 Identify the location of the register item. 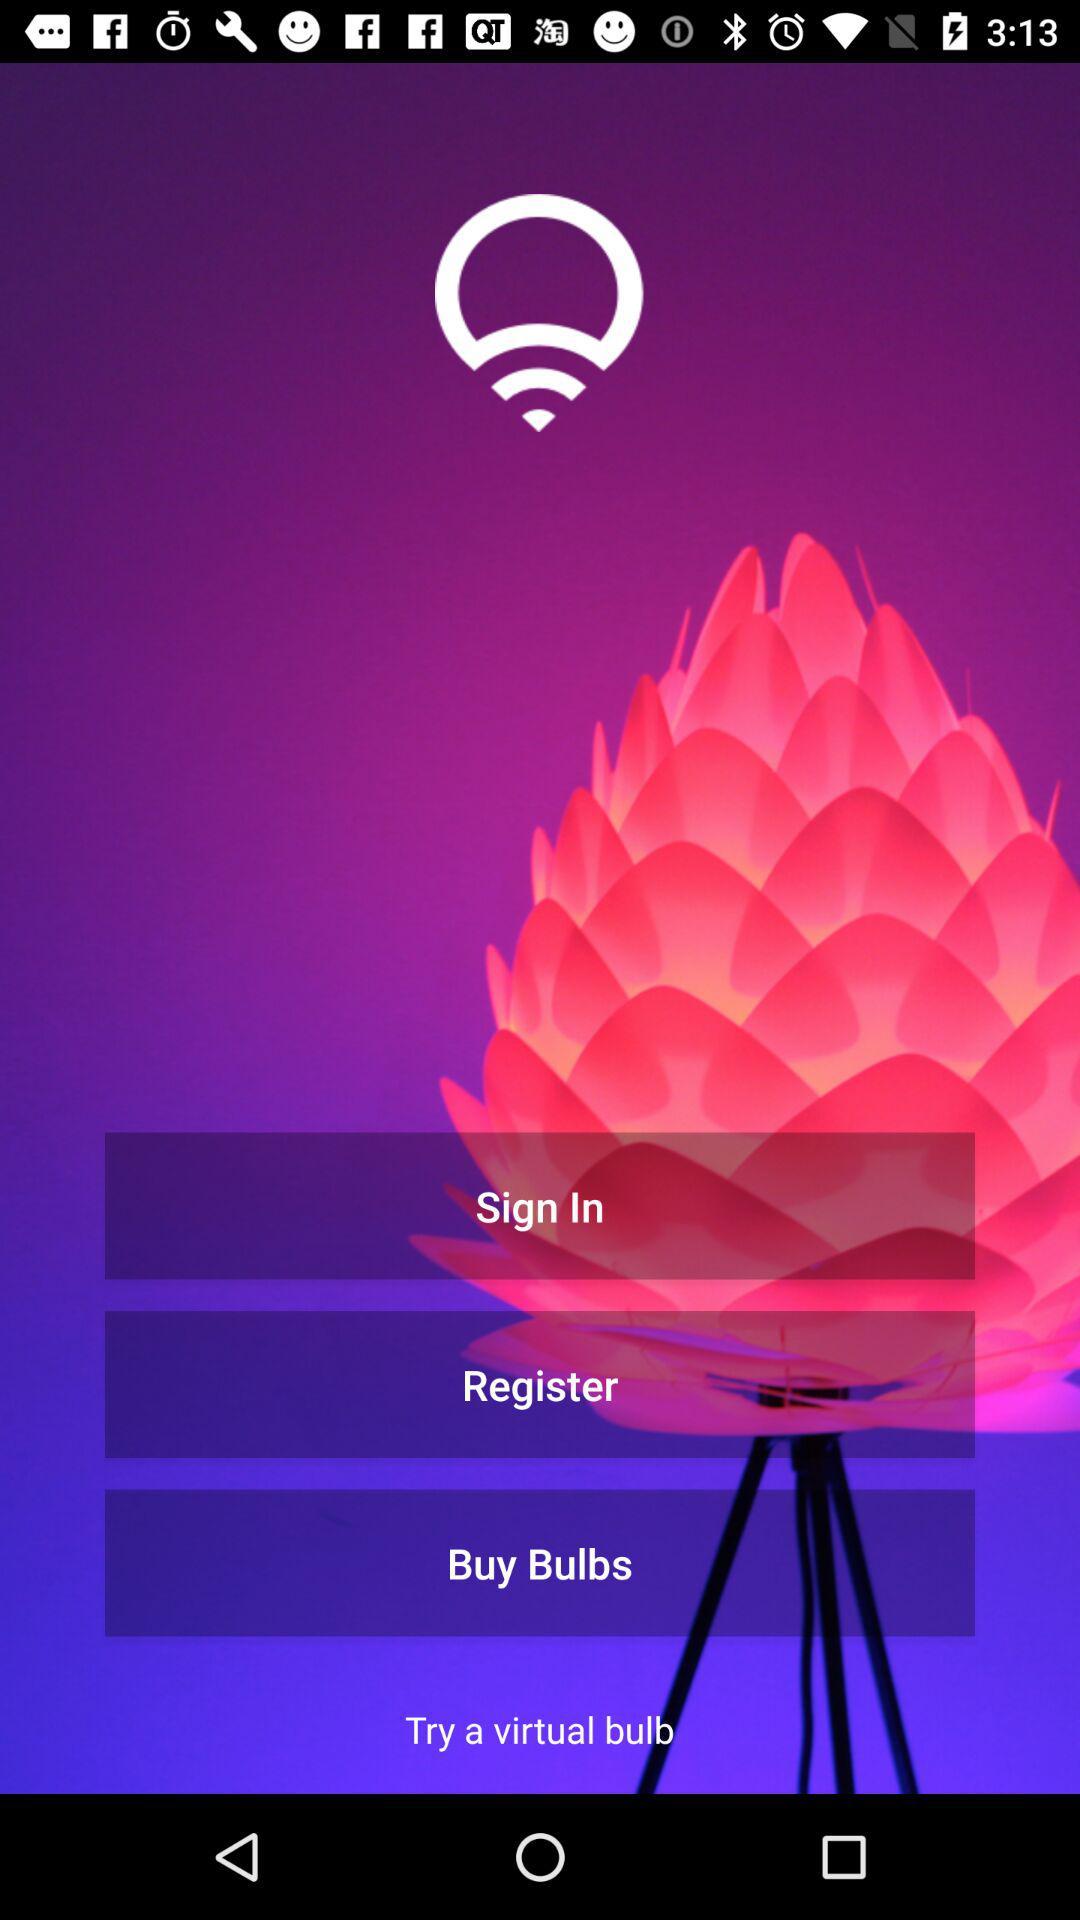
(540, 1383).